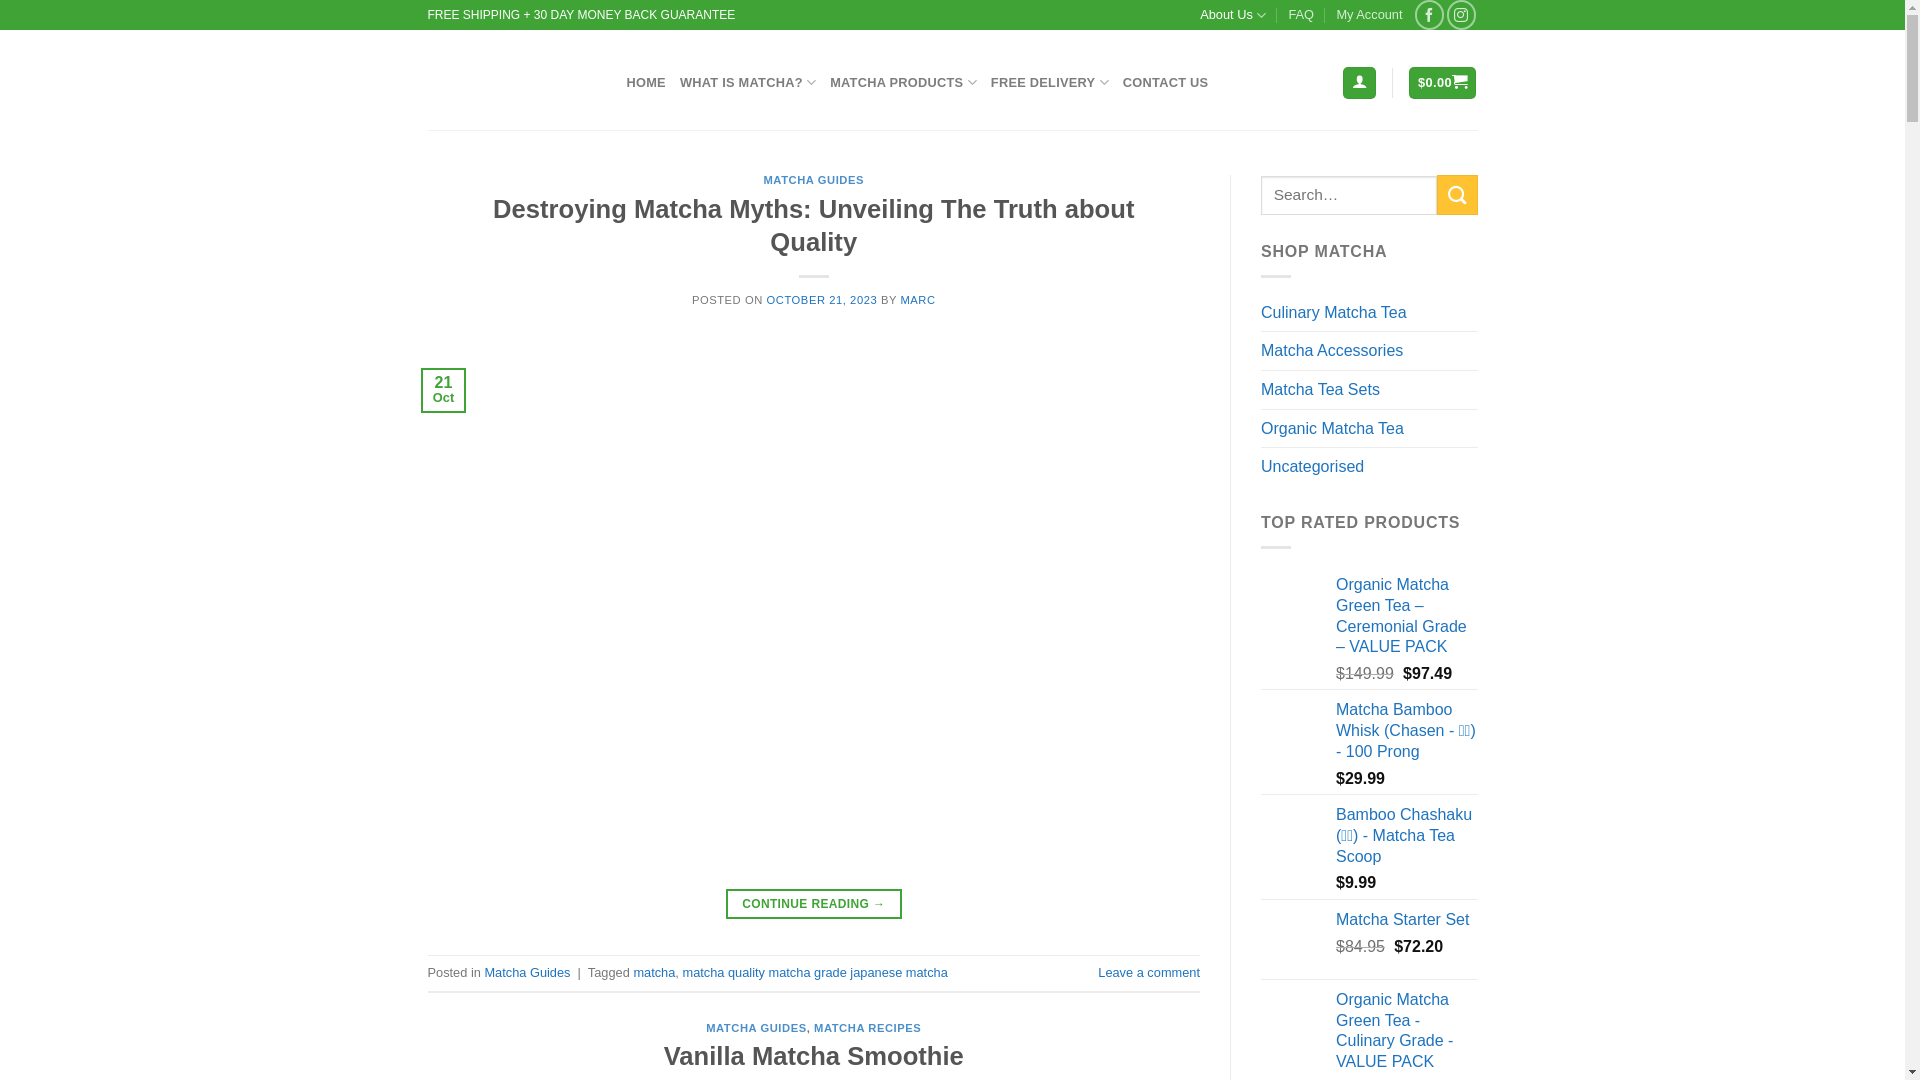 This screenshot has height=1080, width=1920. I want to click on 'Follow on Facebook', so click(1428, 14).